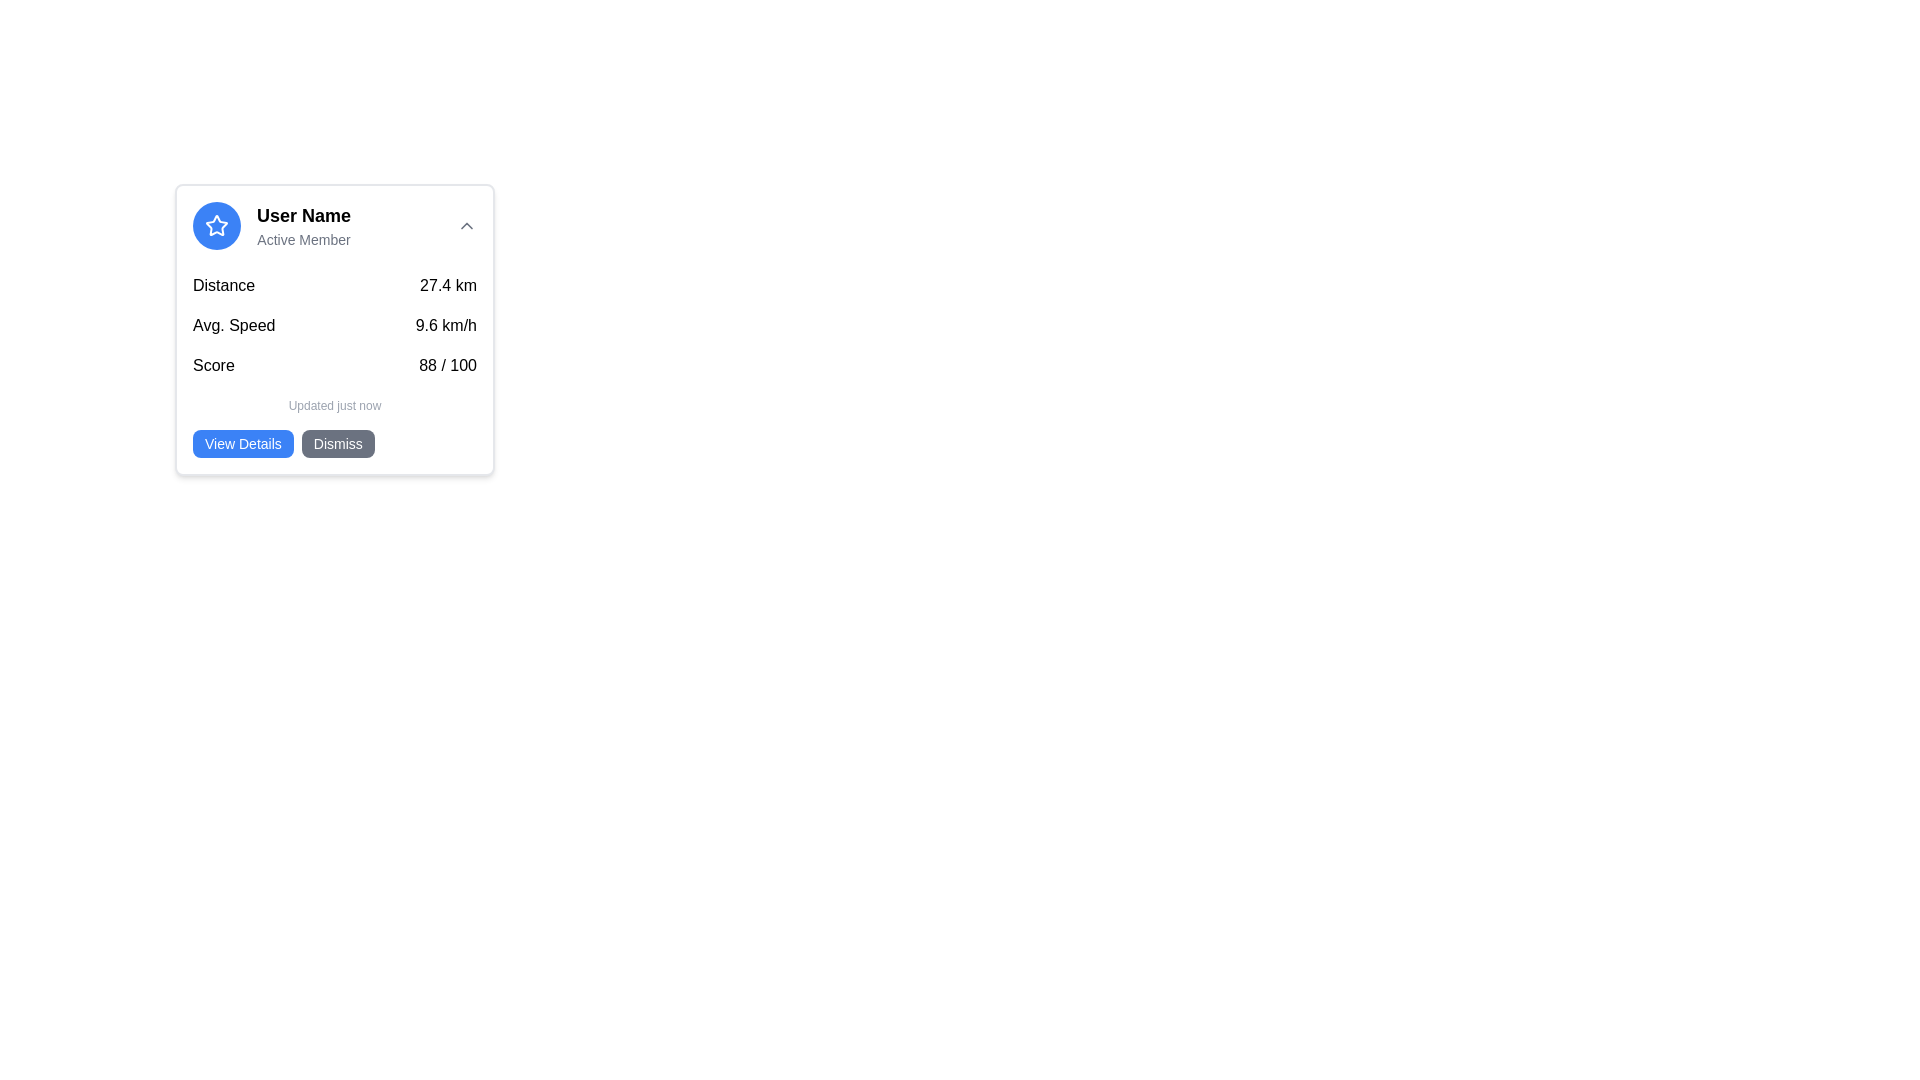 The image size is (1920, 1080). I want to click on data displayed in the textual data display element that shows metrics such as distance, average speed, and calculated score, located beneath the user name and status section, so click(335, 325).